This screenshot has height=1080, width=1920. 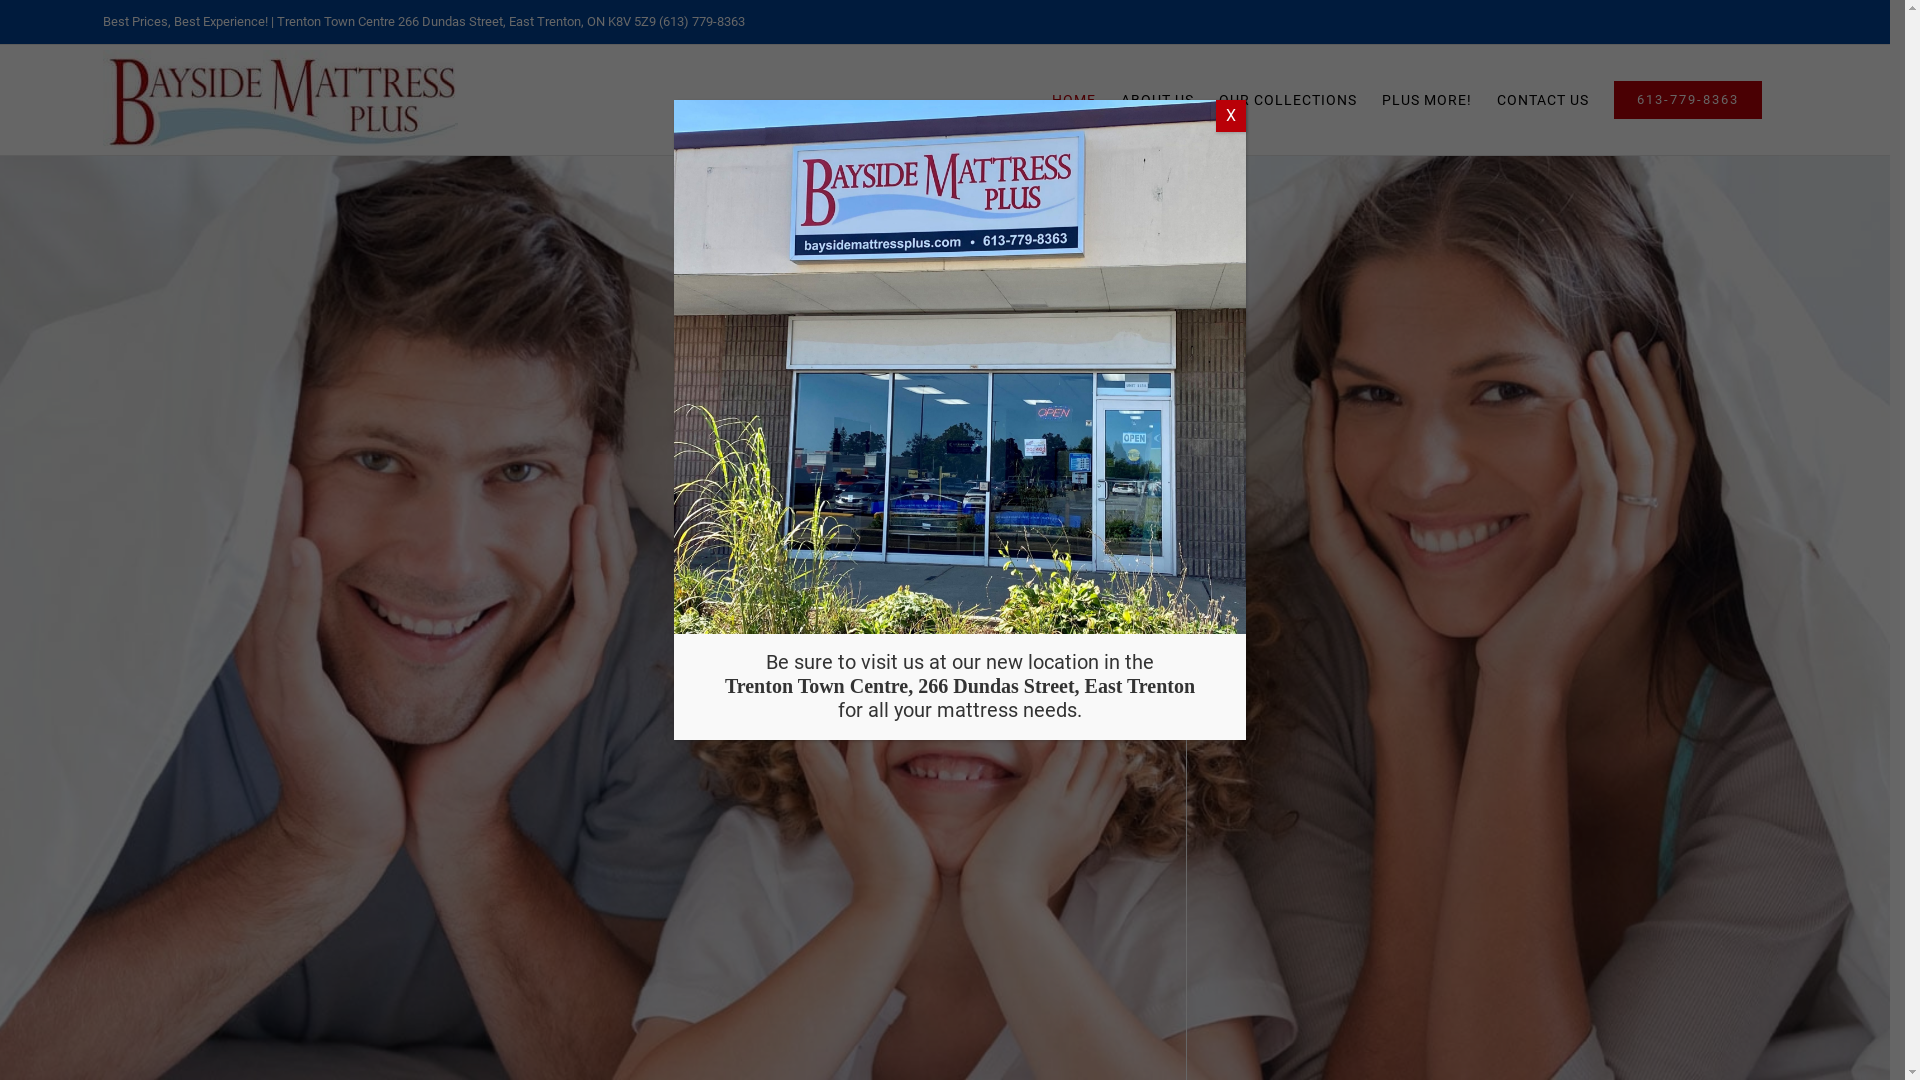 I want to click on 'CONTACT US', so click(x=1497, y=100).